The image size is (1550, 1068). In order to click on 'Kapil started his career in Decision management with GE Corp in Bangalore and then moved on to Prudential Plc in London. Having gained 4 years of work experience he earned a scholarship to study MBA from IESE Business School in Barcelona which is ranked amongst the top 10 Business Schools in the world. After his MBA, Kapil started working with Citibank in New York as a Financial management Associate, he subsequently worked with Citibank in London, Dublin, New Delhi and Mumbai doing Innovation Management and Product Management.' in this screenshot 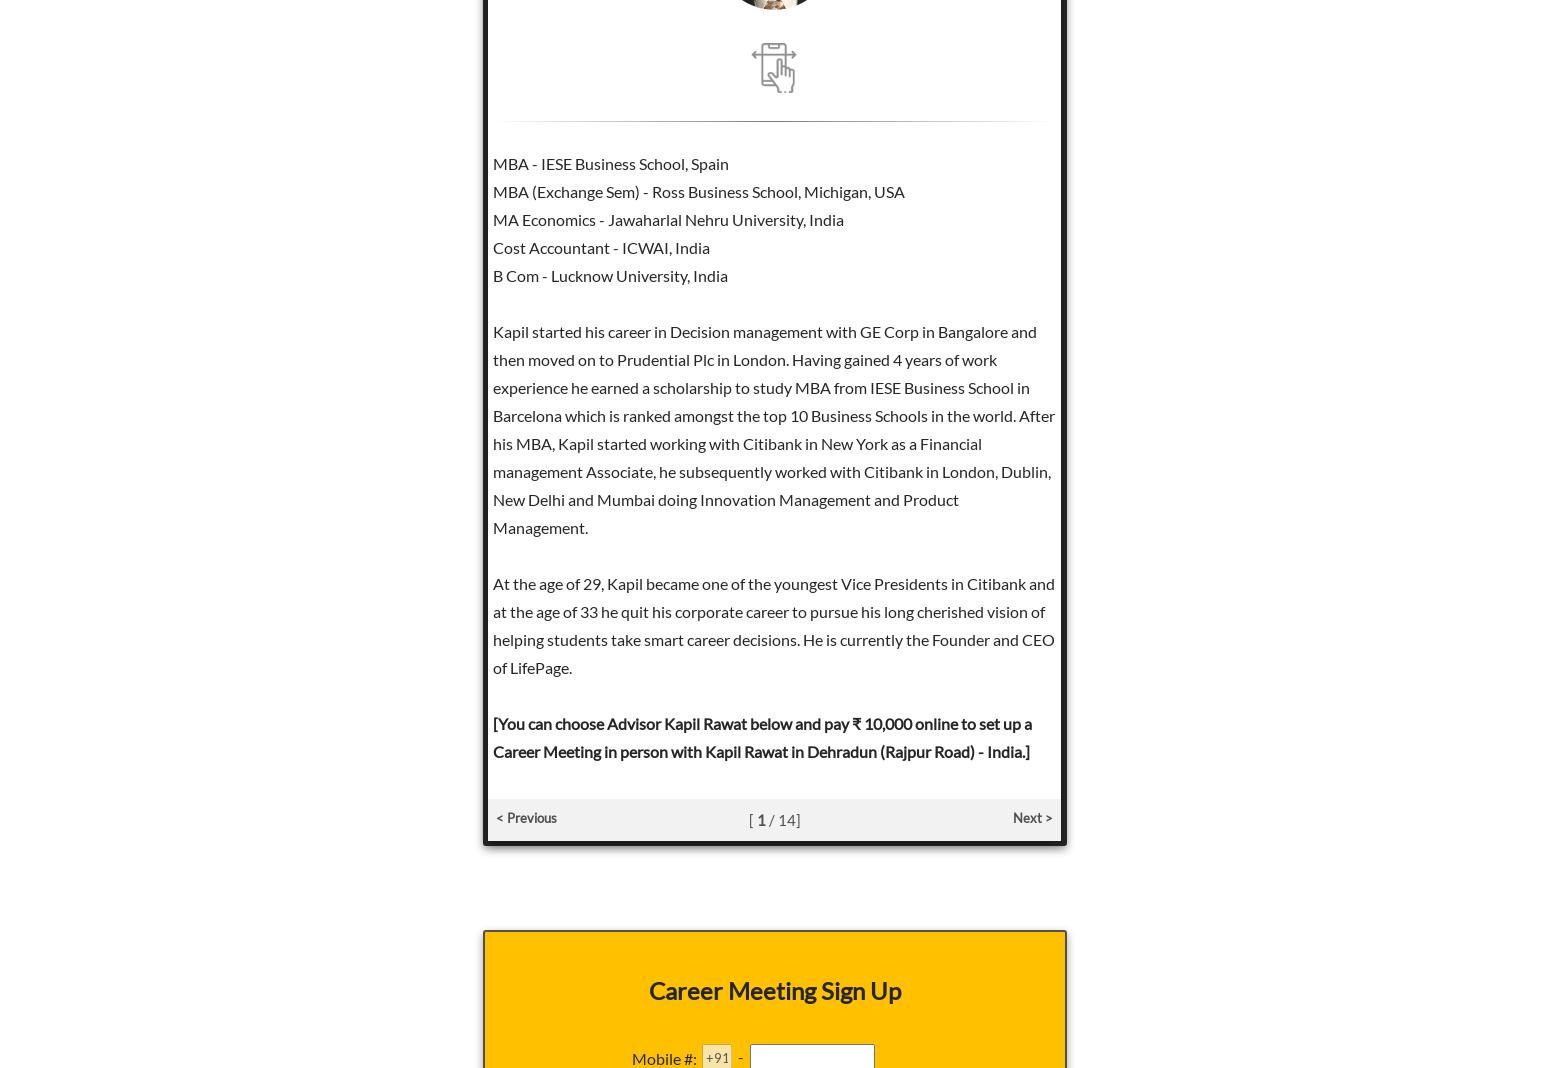, I will do `click(772, 428)`.